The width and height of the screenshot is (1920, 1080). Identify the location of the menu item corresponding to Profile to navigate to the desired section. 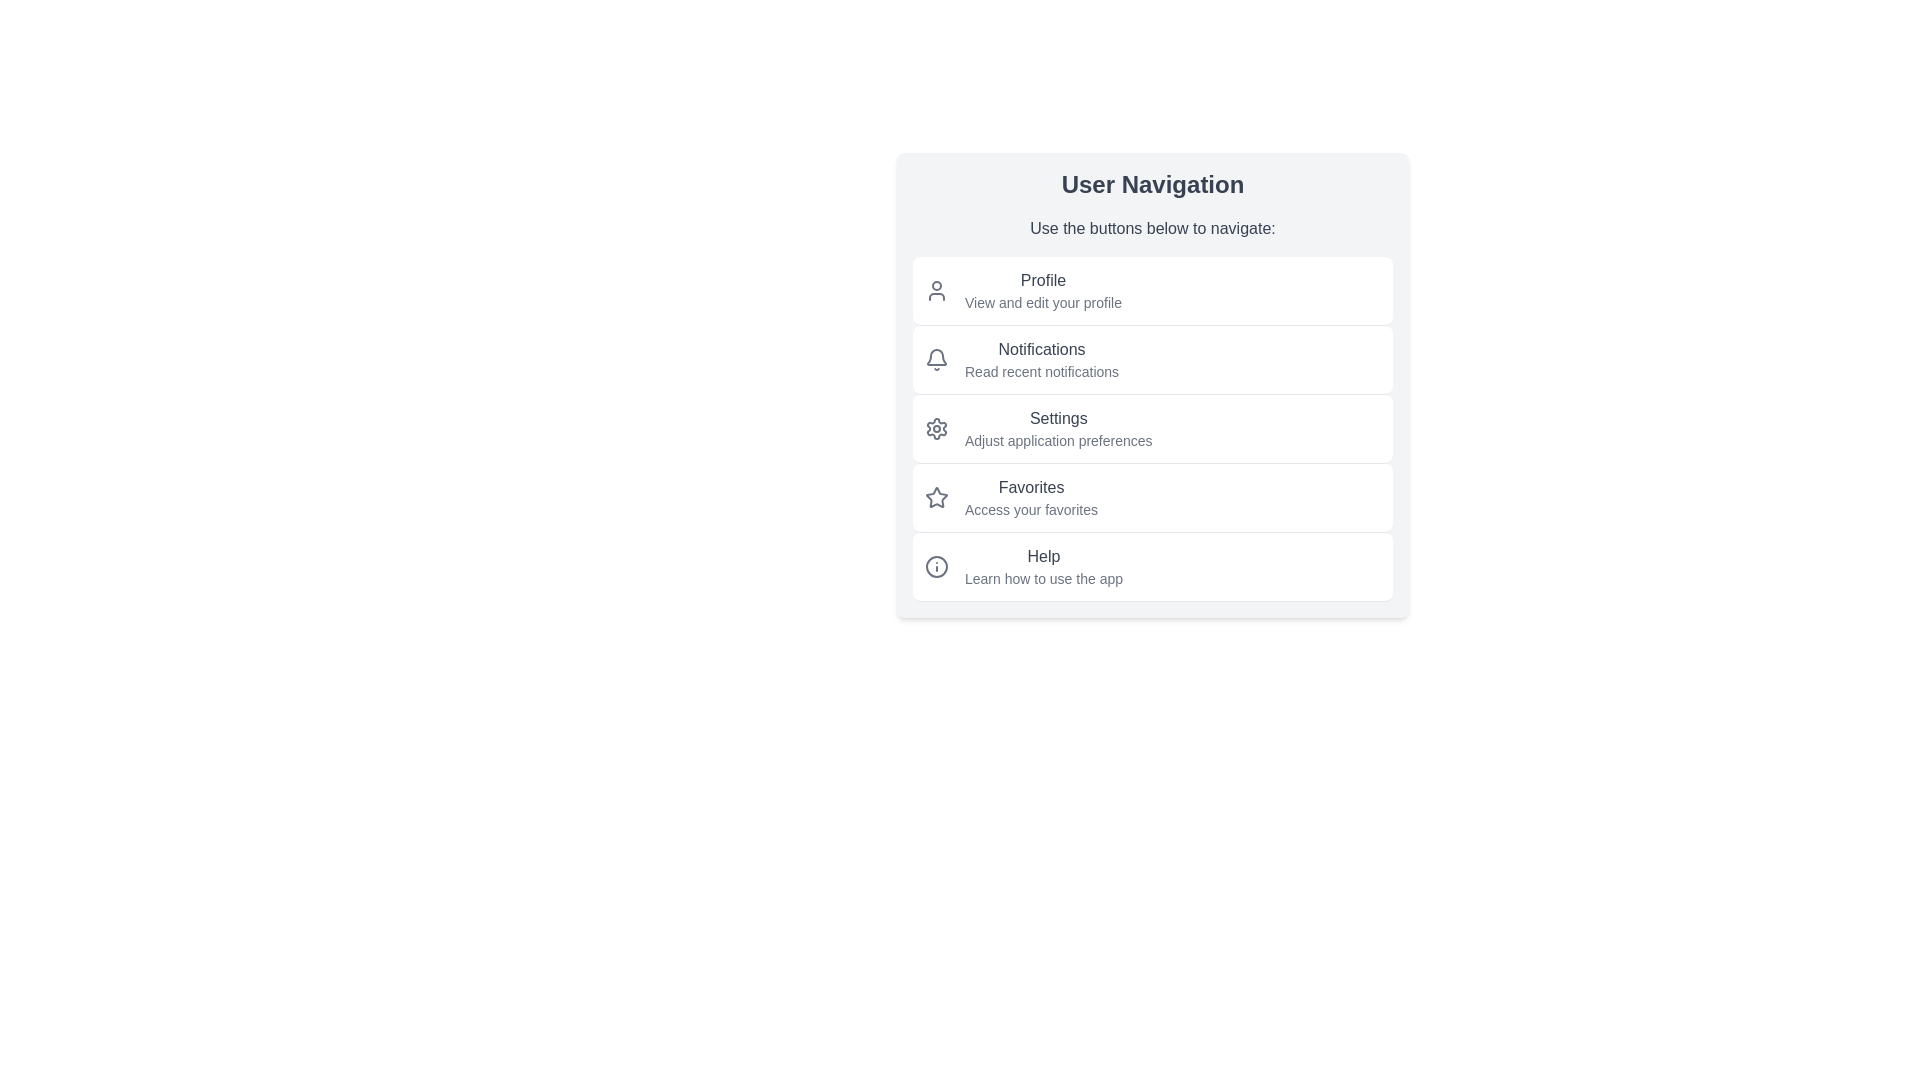
(1152, 290).